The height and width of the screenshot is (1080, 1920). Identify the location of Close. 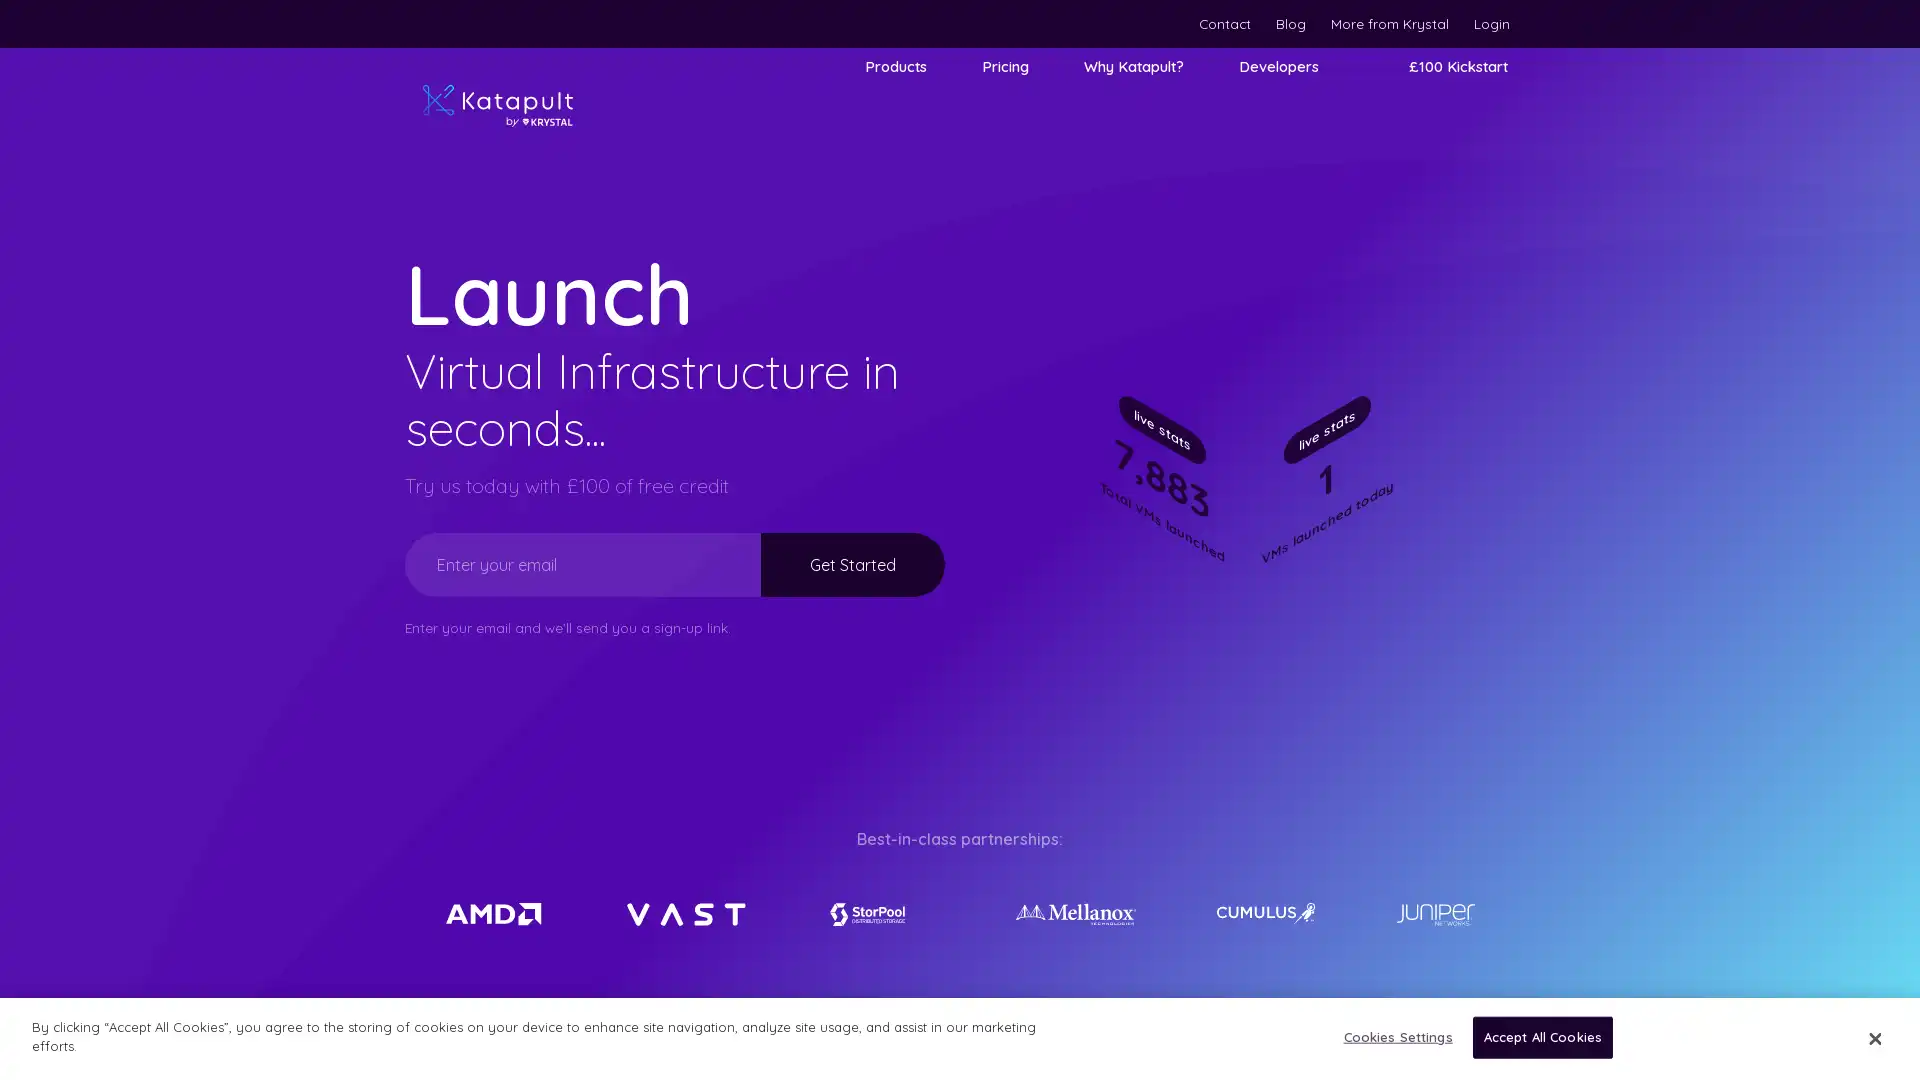
(1873, 1036).